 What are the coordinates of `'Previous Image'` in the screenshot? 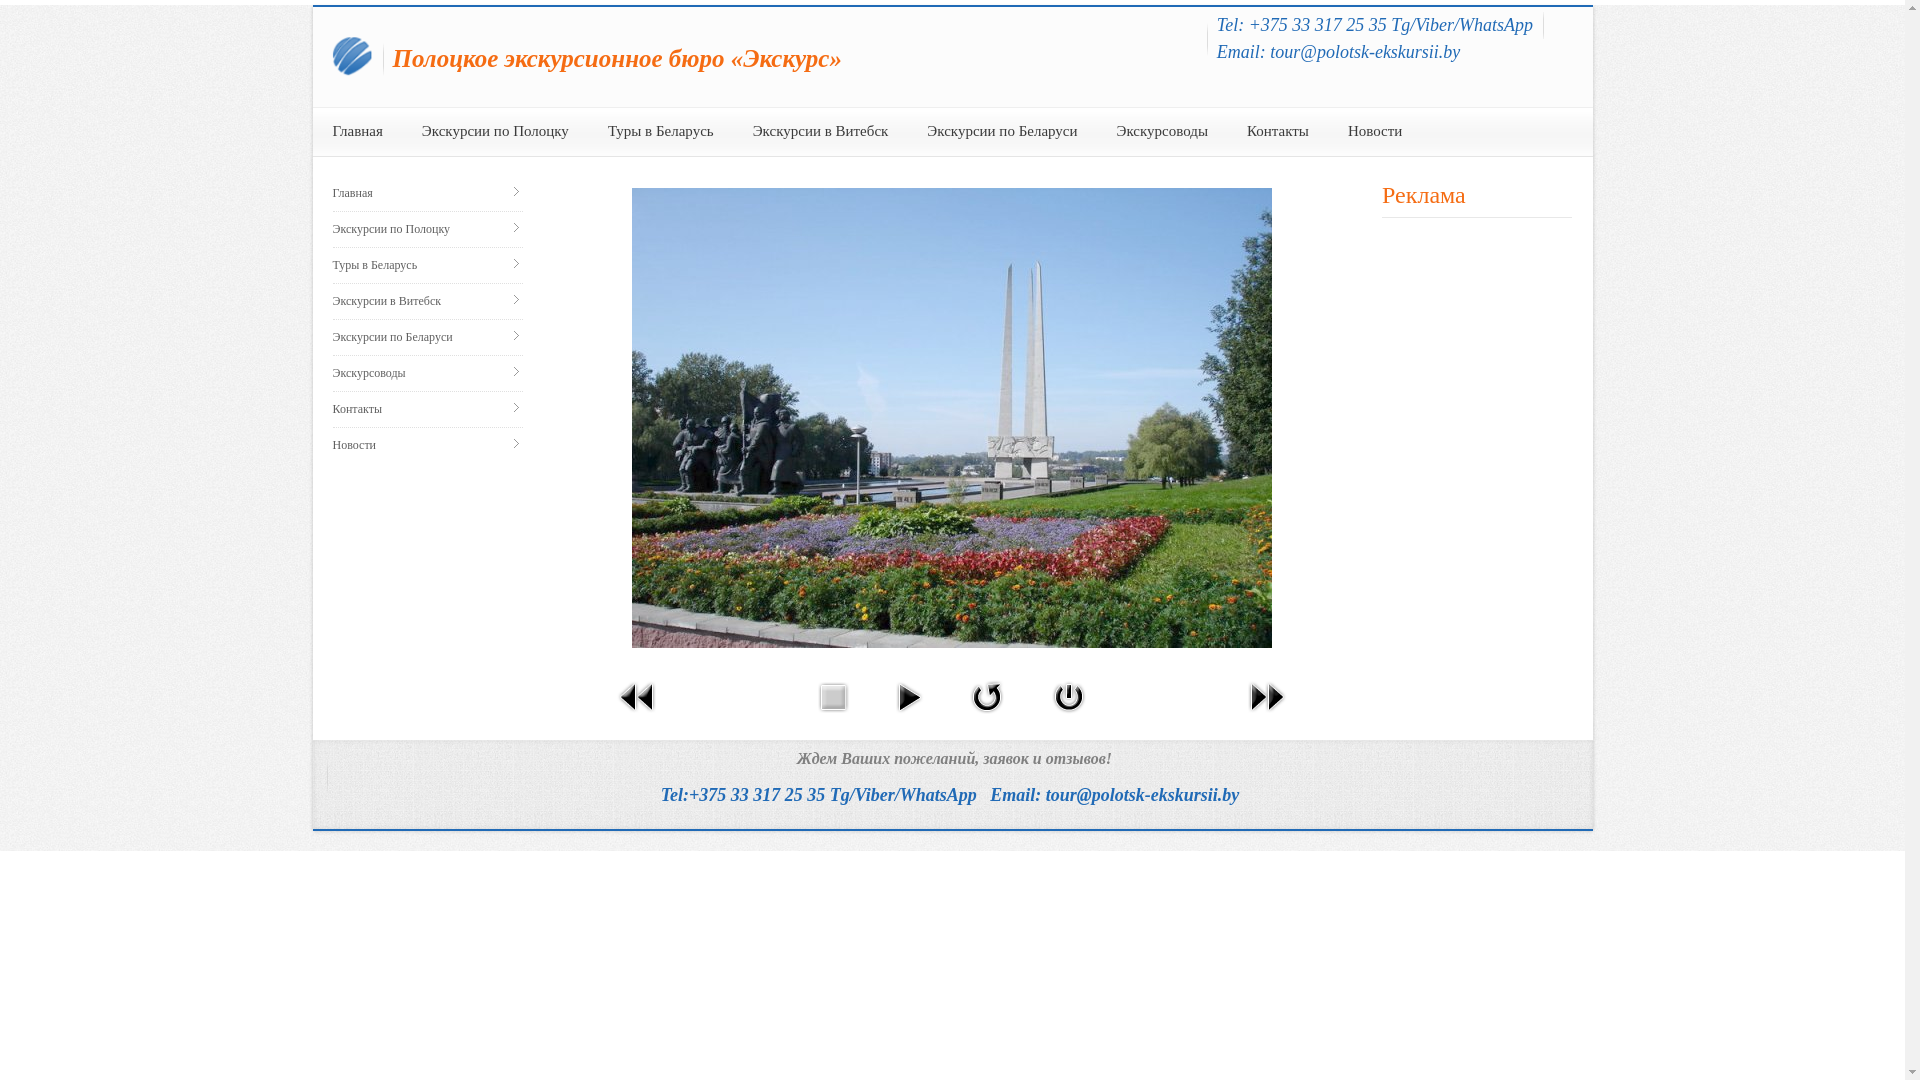 It's located at (637, 714).